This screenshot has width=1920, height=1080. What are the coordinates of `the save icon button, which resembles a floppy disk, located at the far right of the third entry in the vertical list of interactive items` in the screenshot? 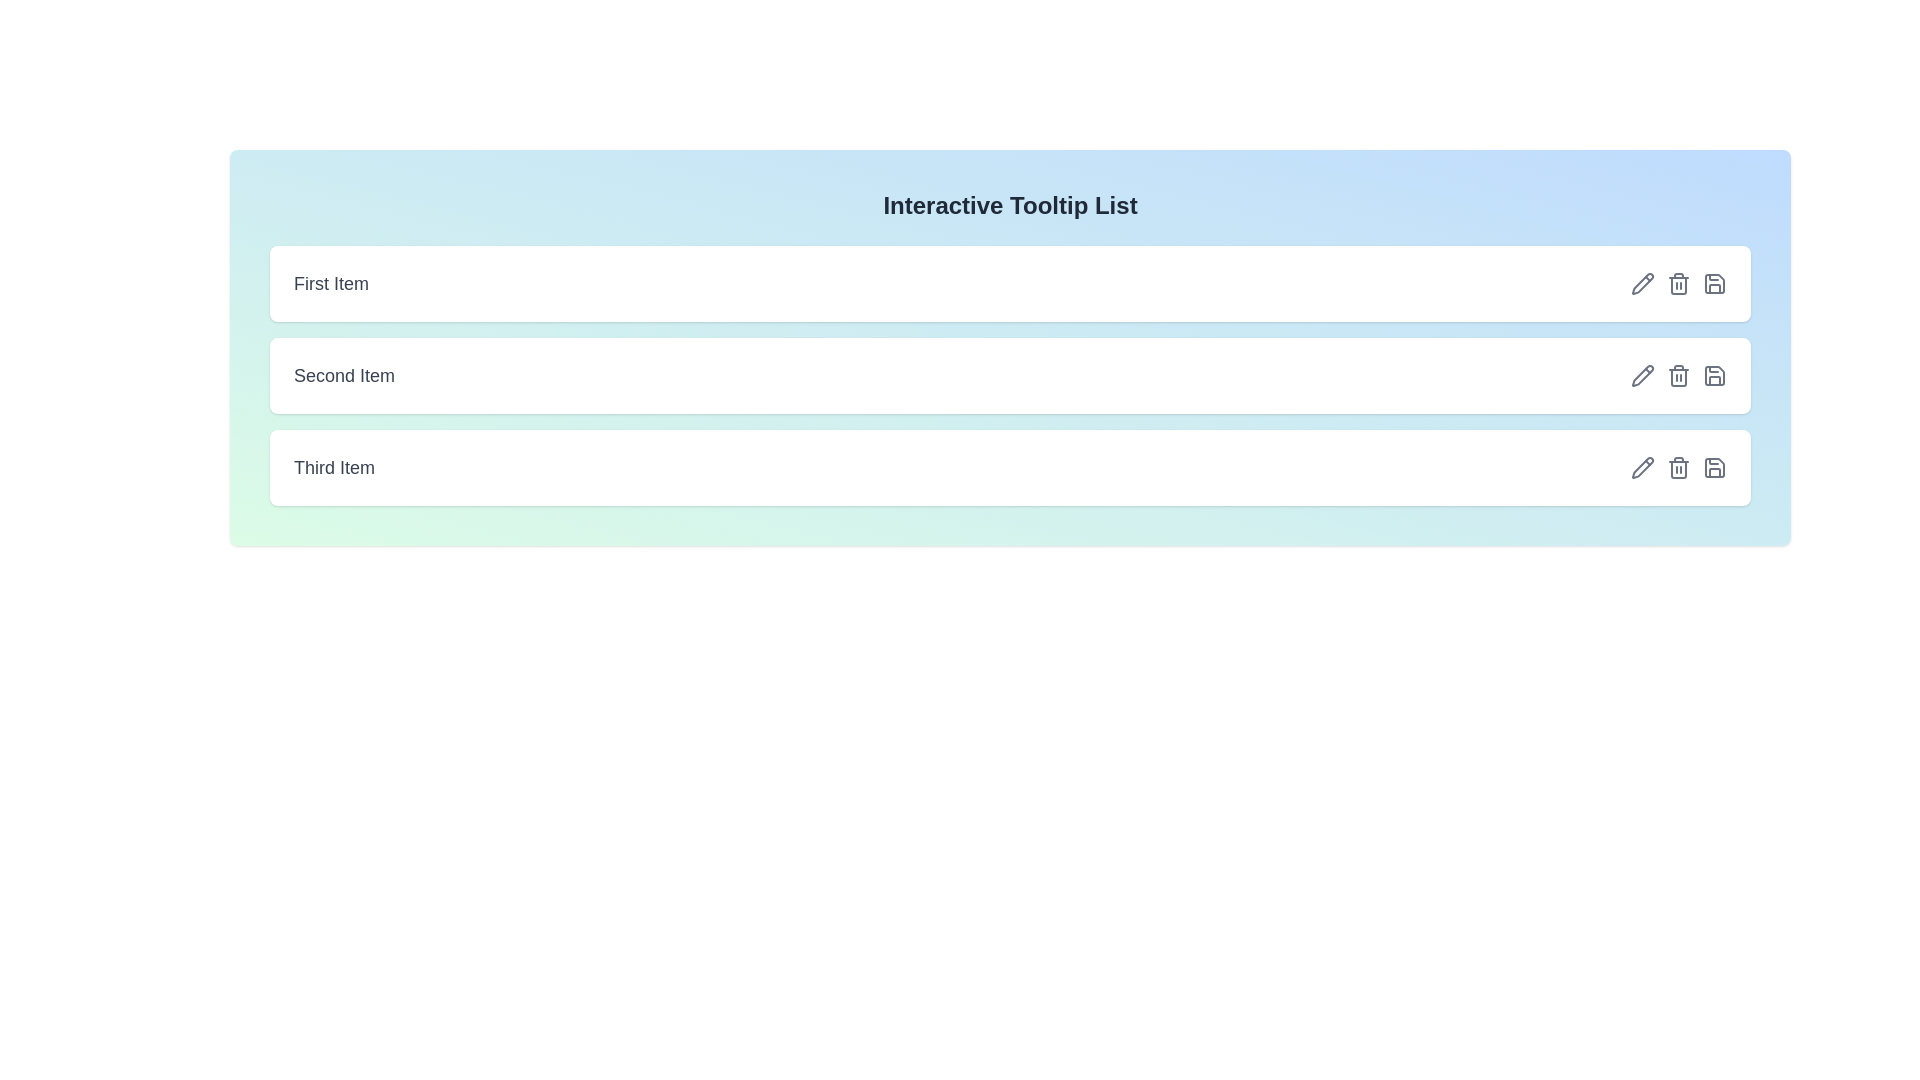 It's located at (1713, 284).